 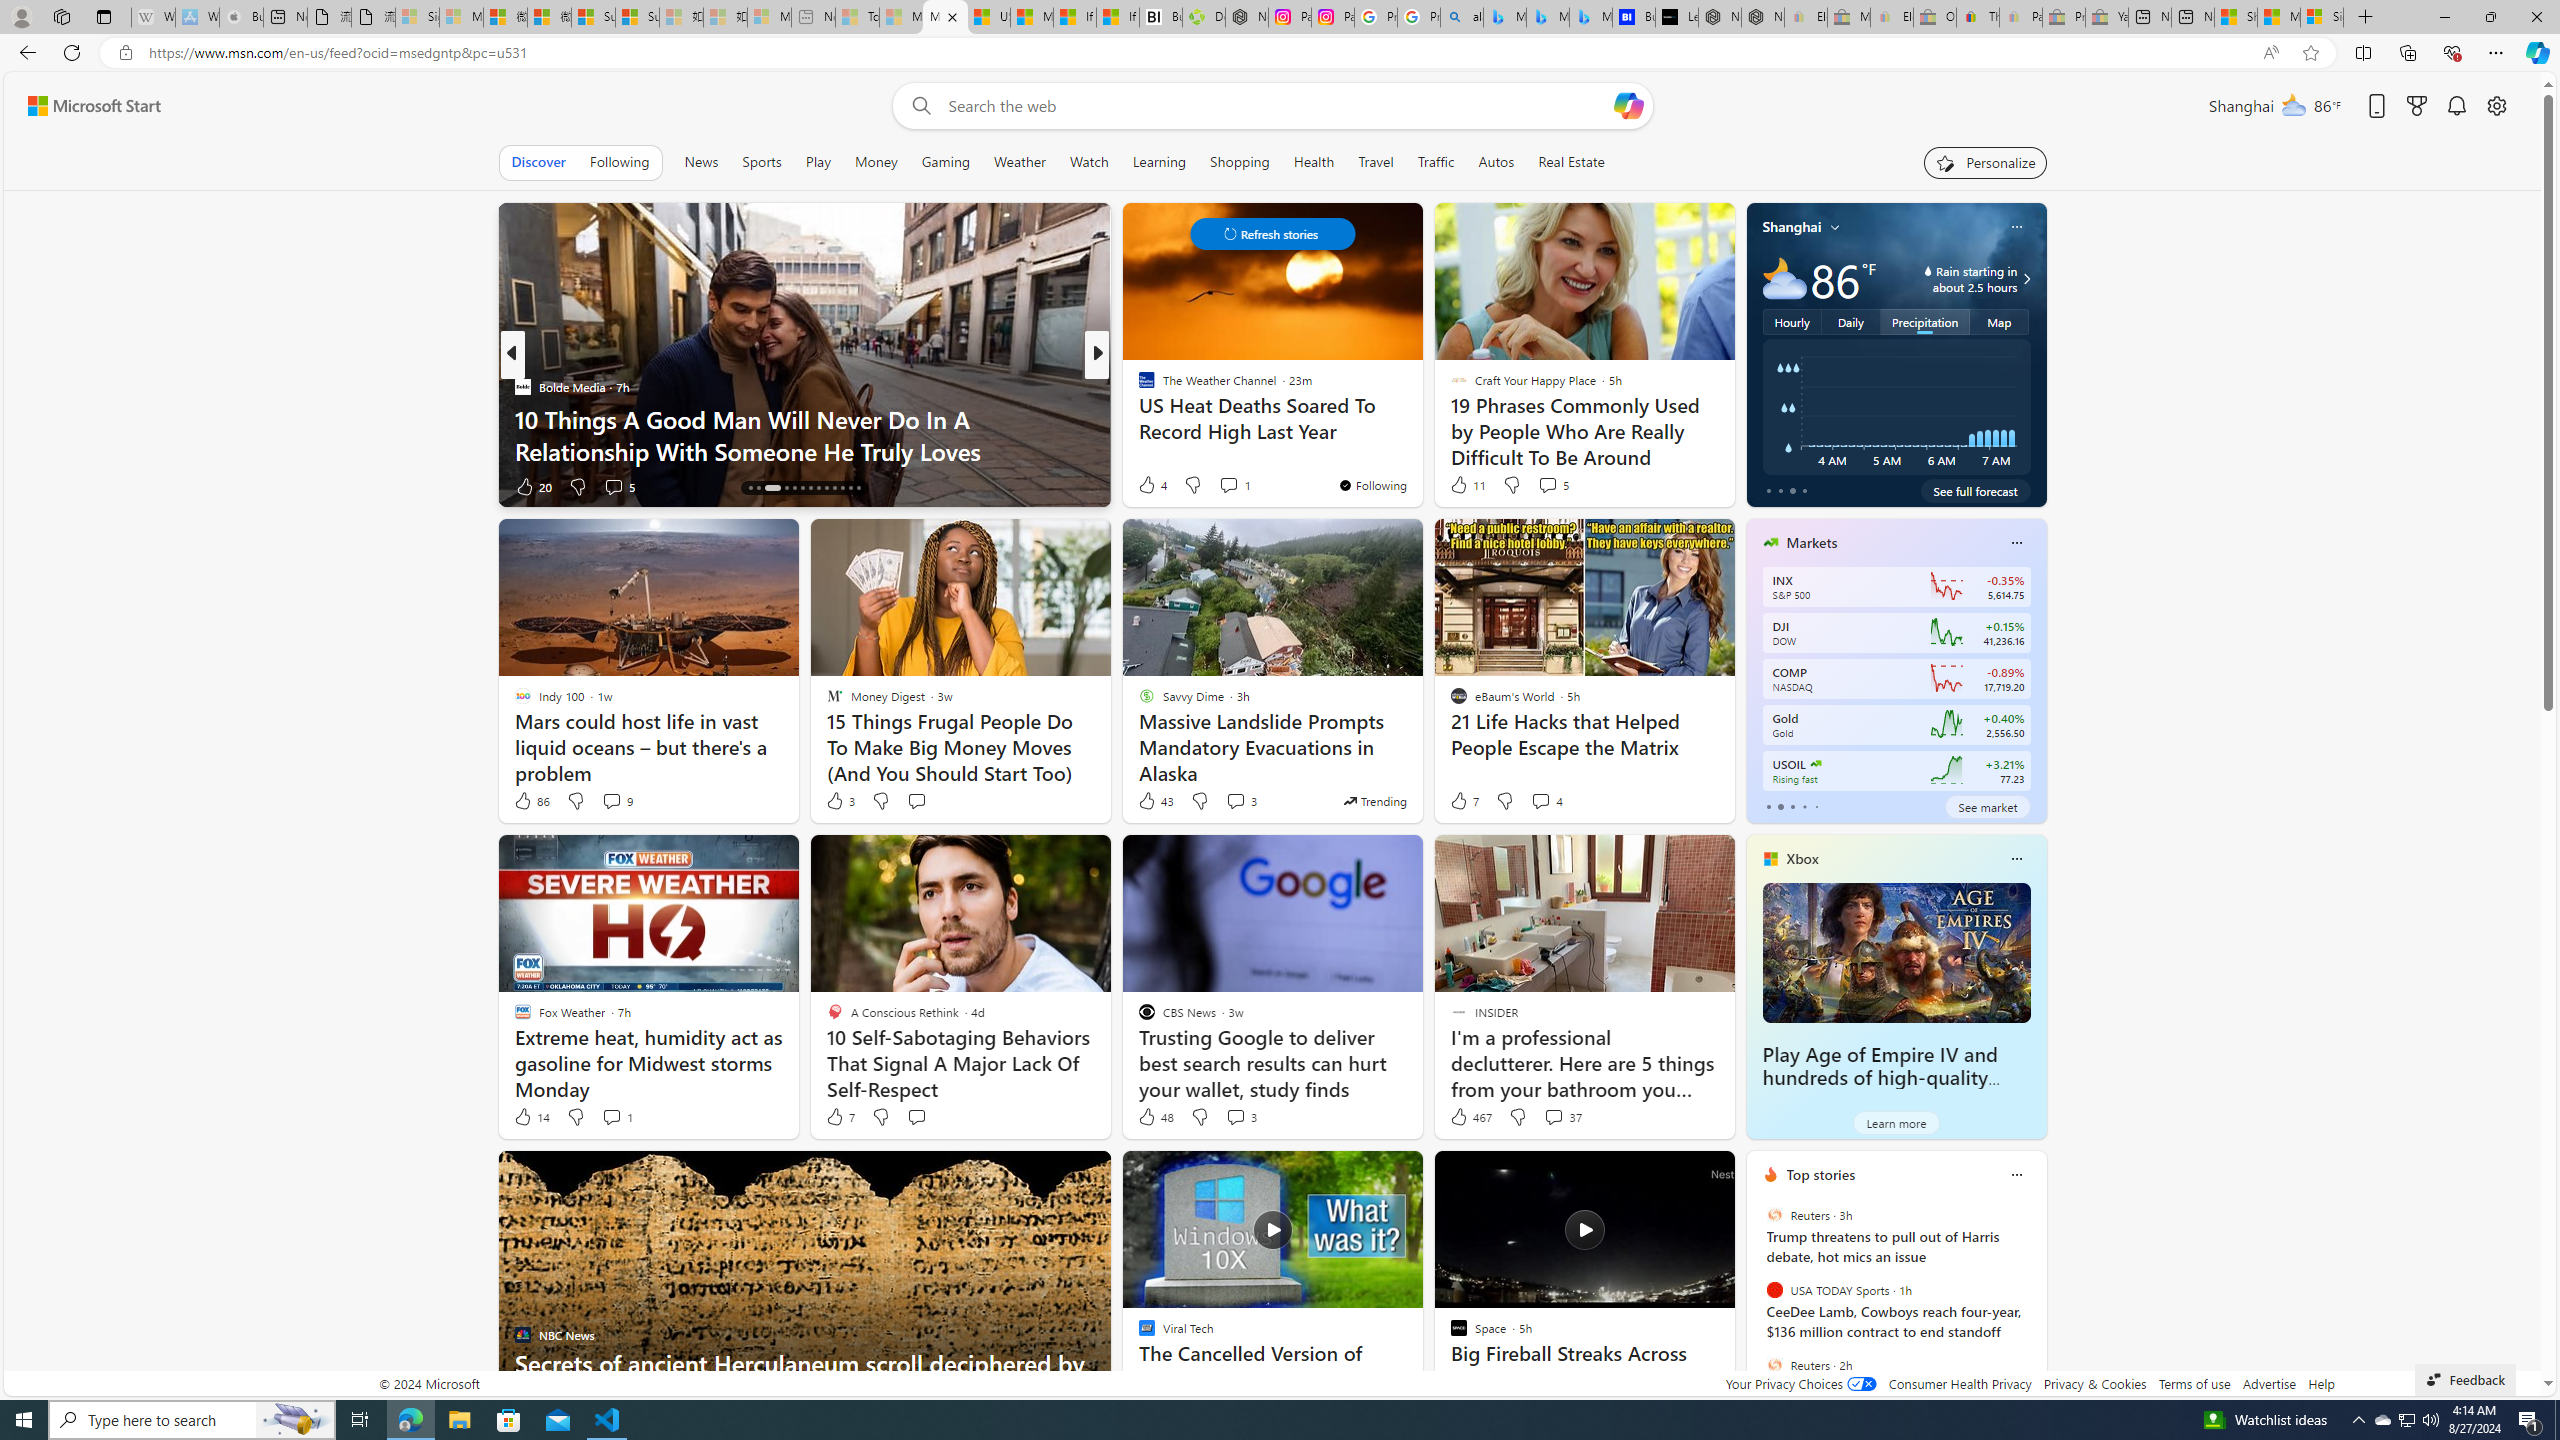 What do you see at coordinates (533, 486) in the screenshot?
I see `'20 Like'` at bounding box center [533, 486].